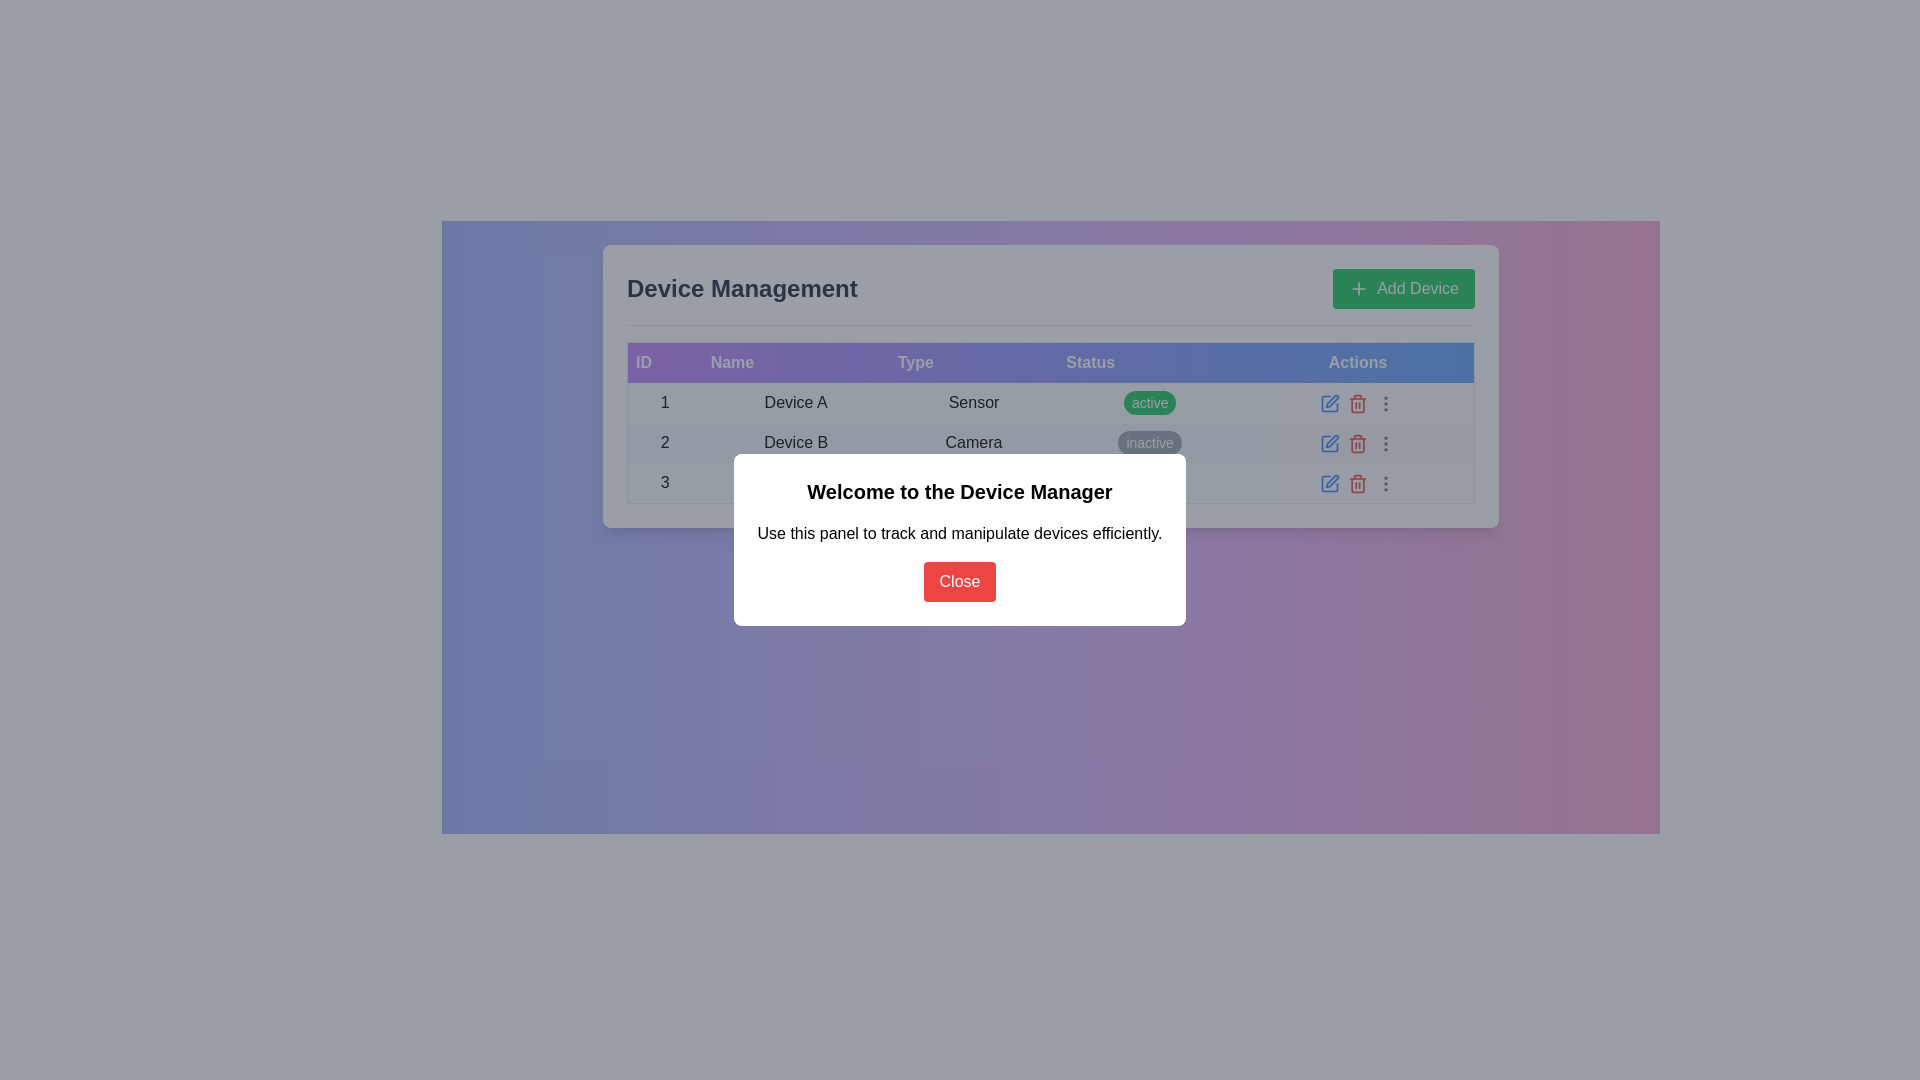 The height and width of the screenshot is (1080, 1920). Describe the element at coordinates (665, 442) in the screenshot. I see `the text label displaying the number '2' in the 'ID' column of the Device Management table` at that location.